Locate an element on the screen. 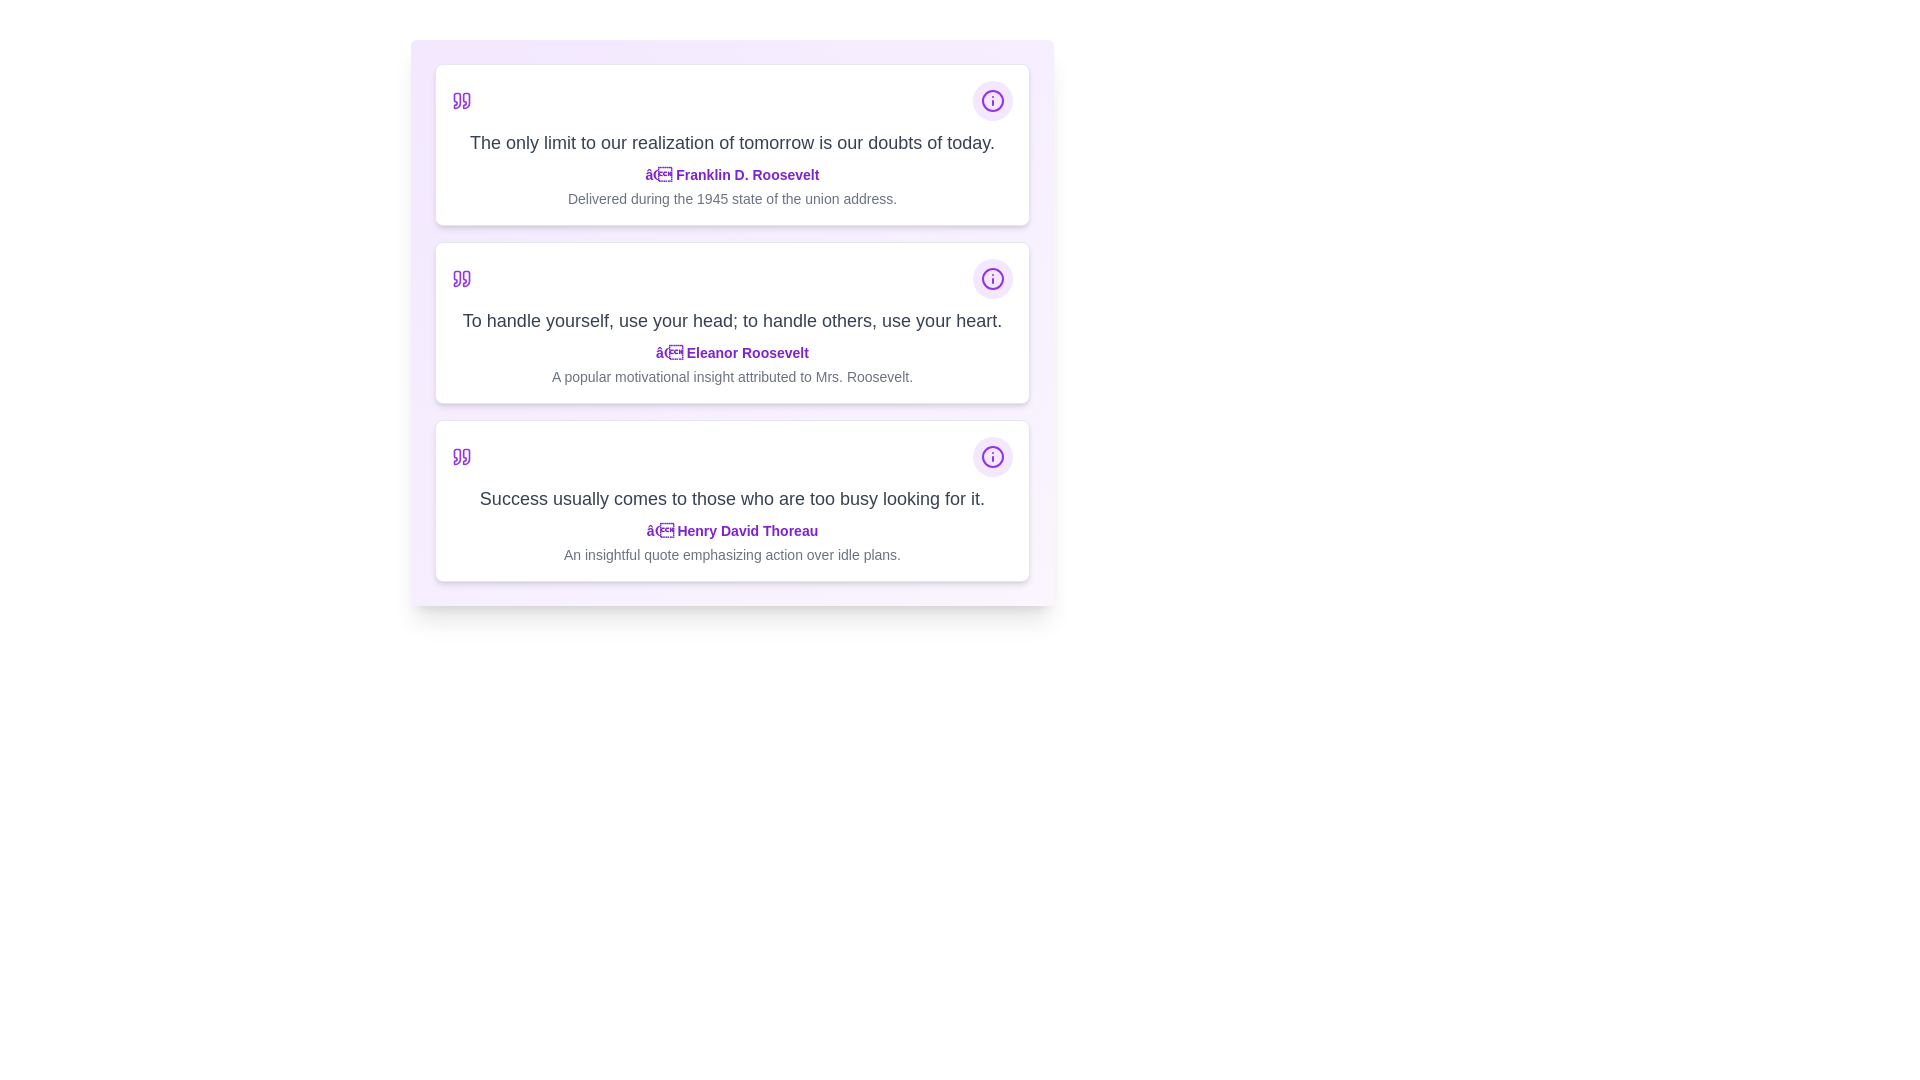 The image size is (1920, 1080). the circular purple information icon with an 'i' in the center, located to the right of the second quote card is located at coordinates (993, 100).